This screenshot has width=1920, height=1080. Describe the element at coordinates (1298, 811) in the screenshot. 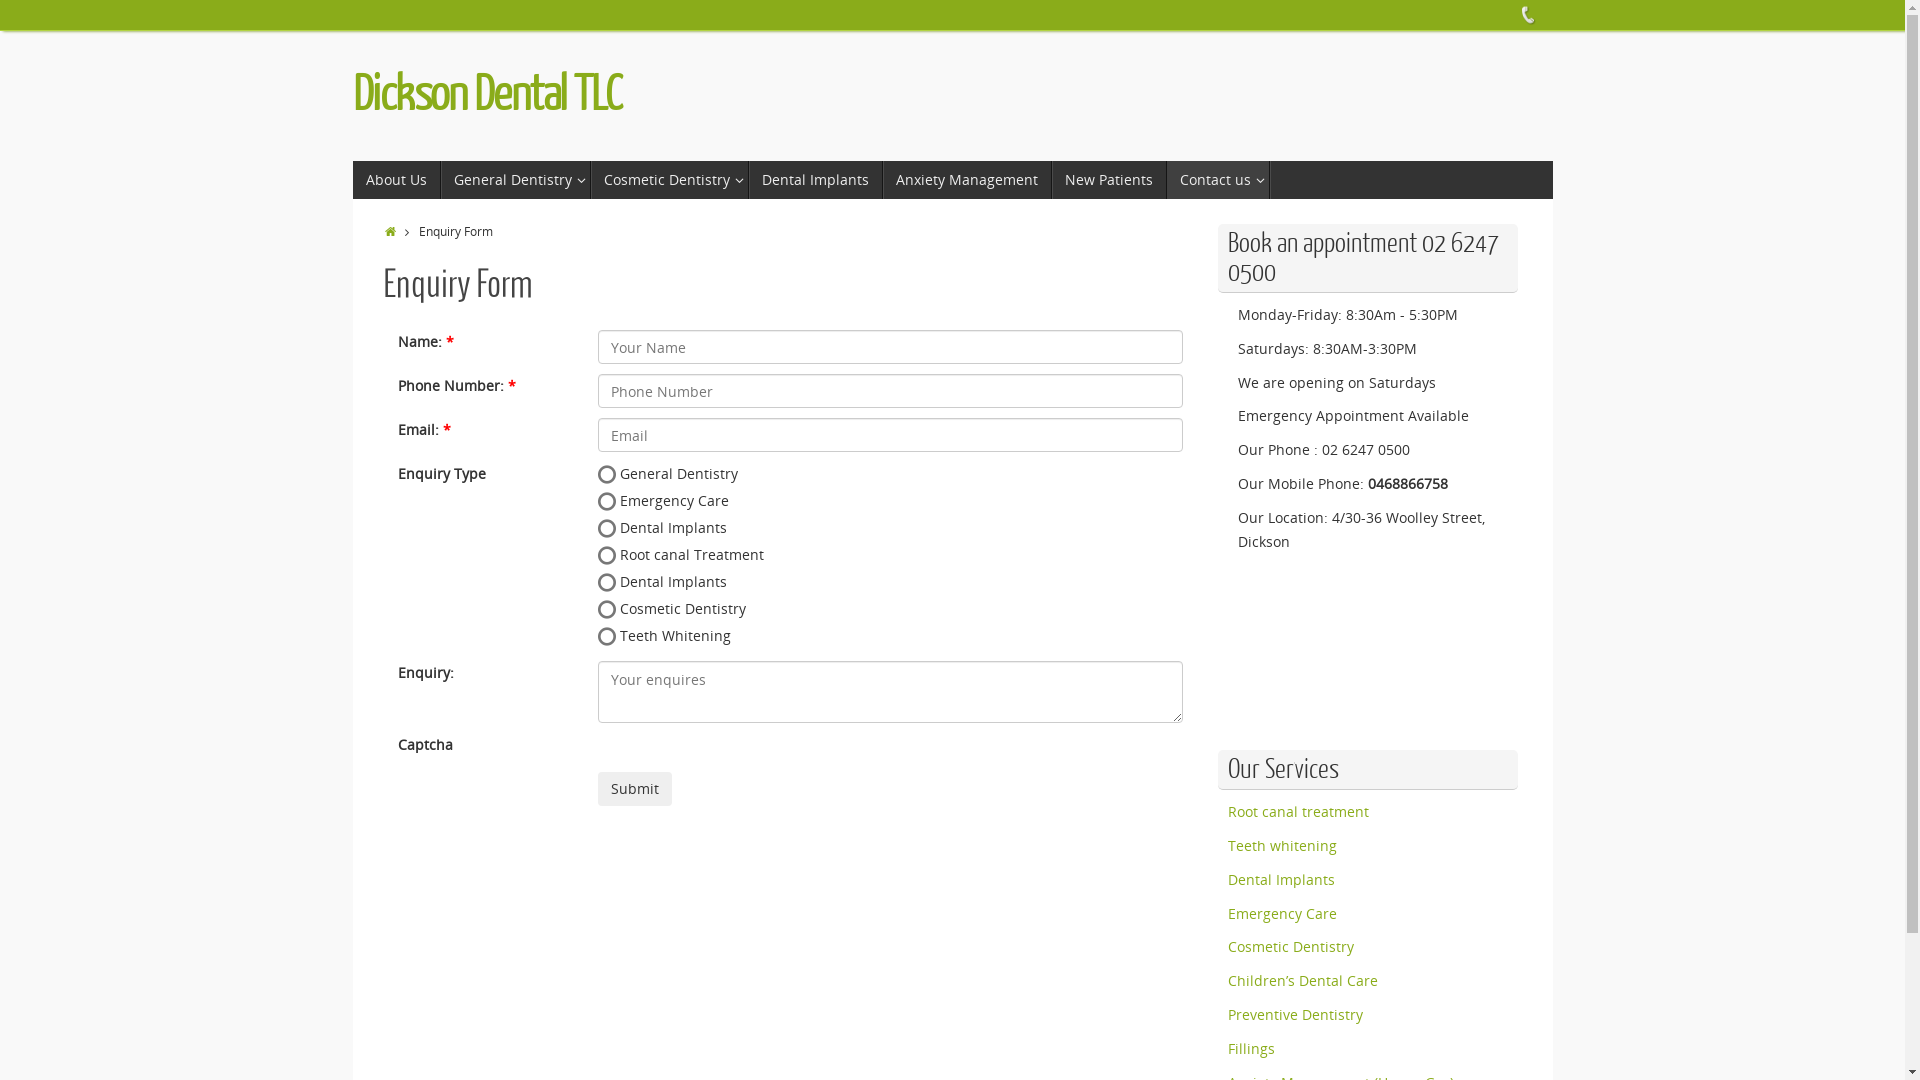

I see `'Root canal treatment'` at that location.